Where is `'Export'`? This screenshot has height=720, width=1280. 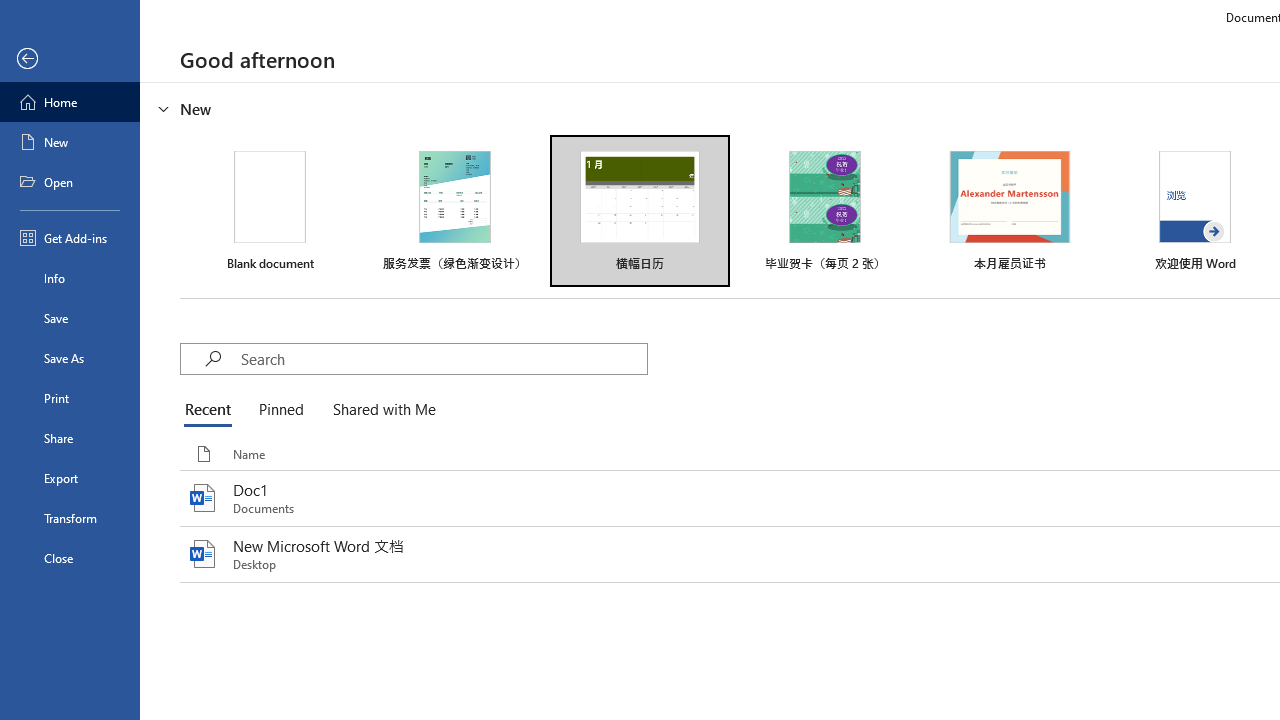
'Export' is located at coordinates (69, 478).